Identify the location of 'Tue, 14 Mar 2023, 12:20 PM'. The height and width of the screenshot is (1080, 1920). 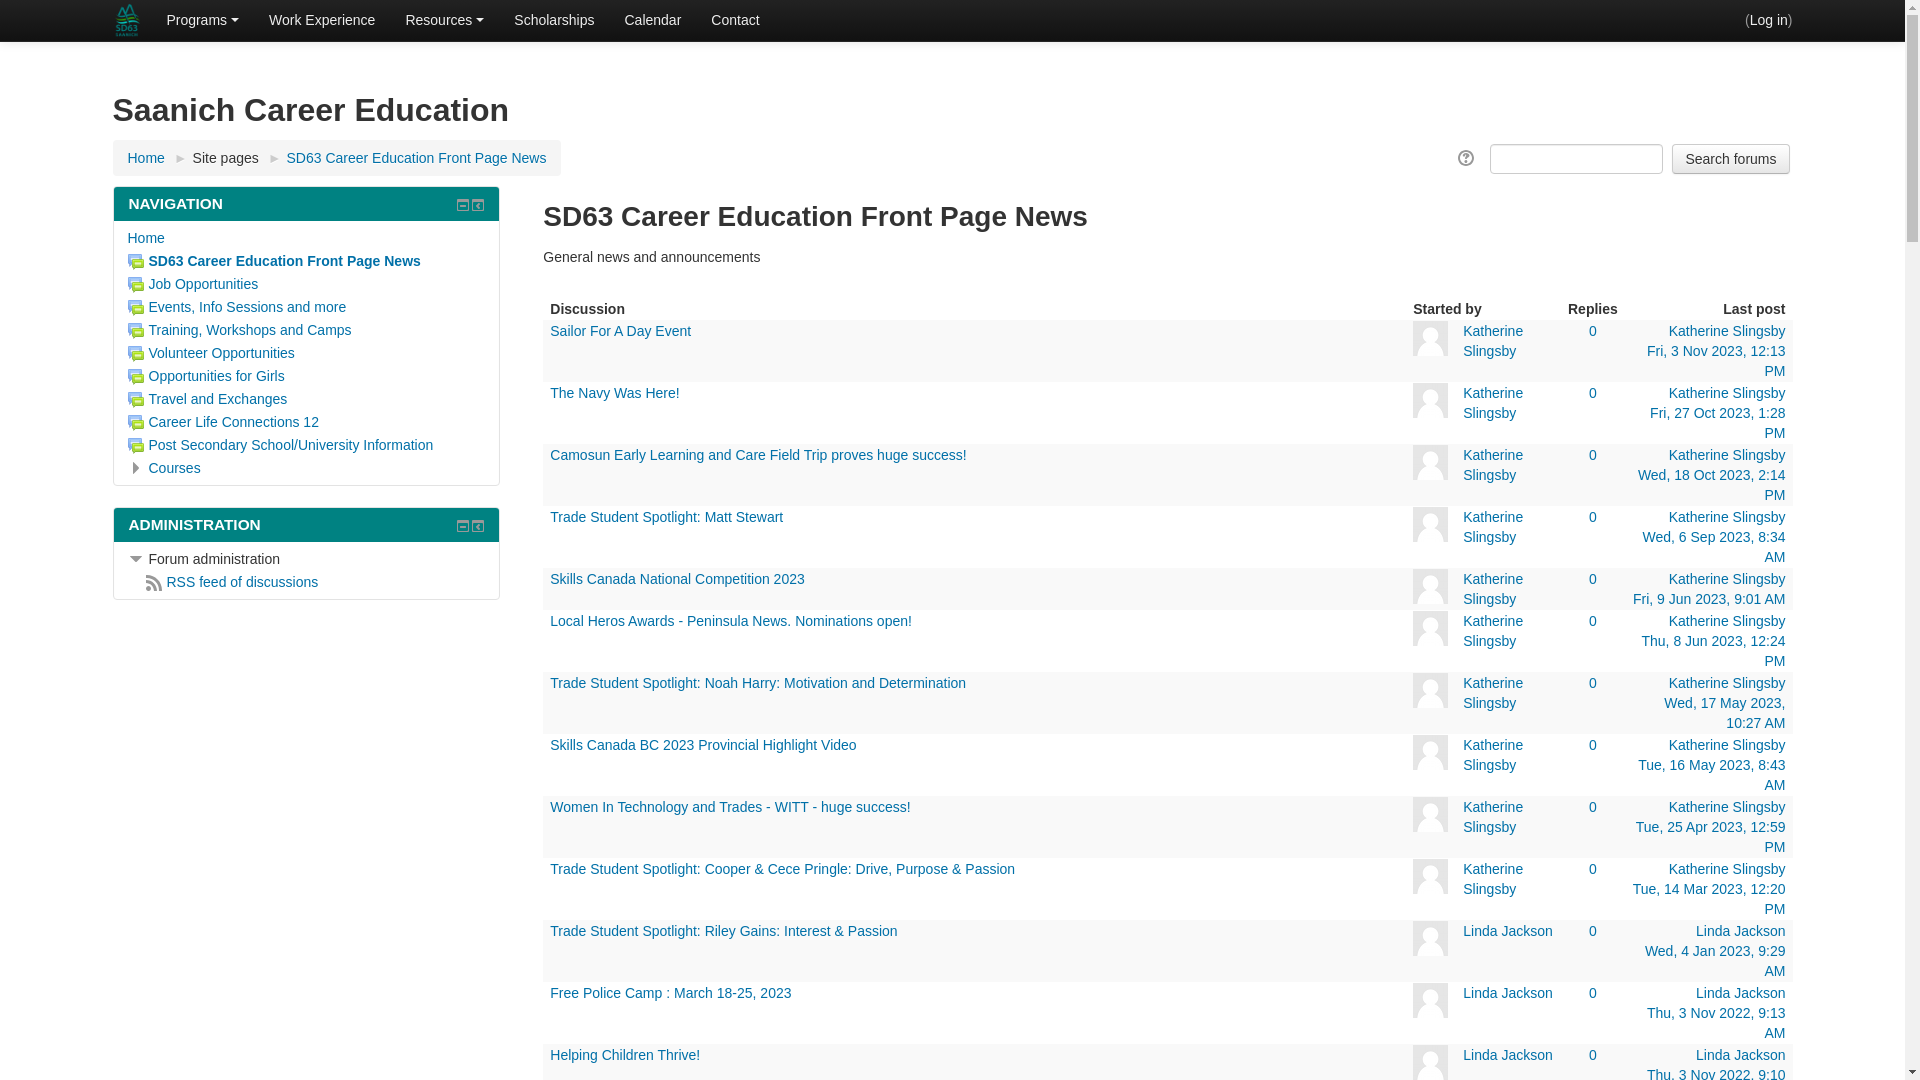
(1708, 897).